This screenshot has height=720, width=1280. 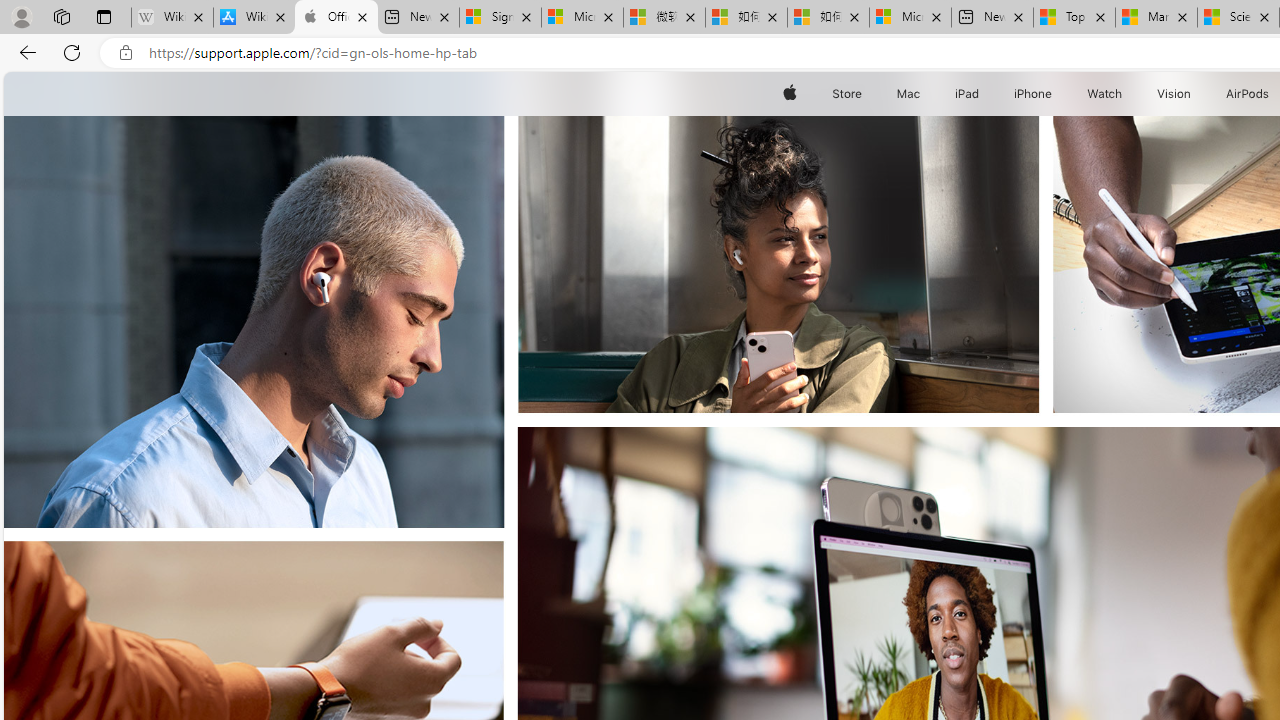 I want to click on 'Watch menu', so click(x=1126, y=93).